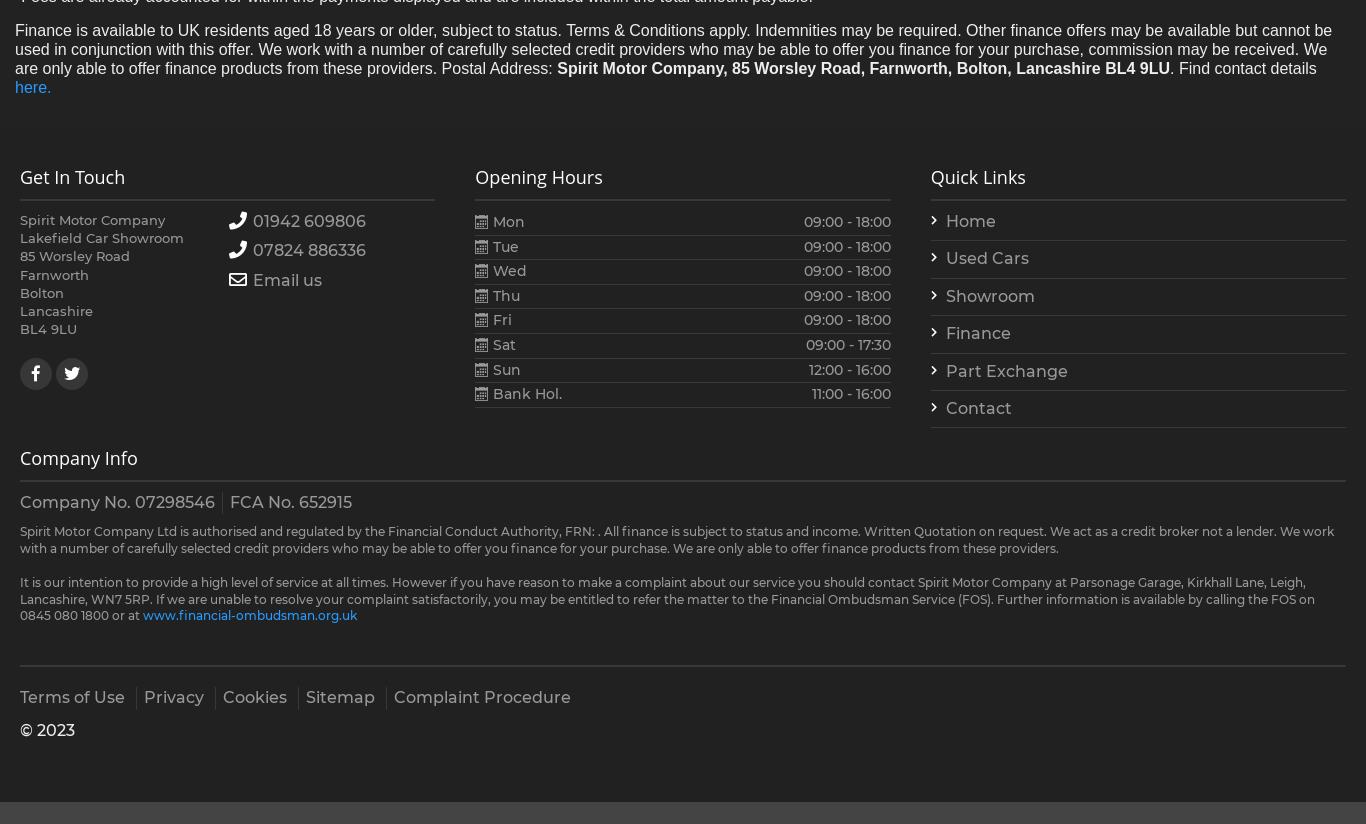 The image size is (1366, 824). I want to click on 'Finance', so click(944, 333).